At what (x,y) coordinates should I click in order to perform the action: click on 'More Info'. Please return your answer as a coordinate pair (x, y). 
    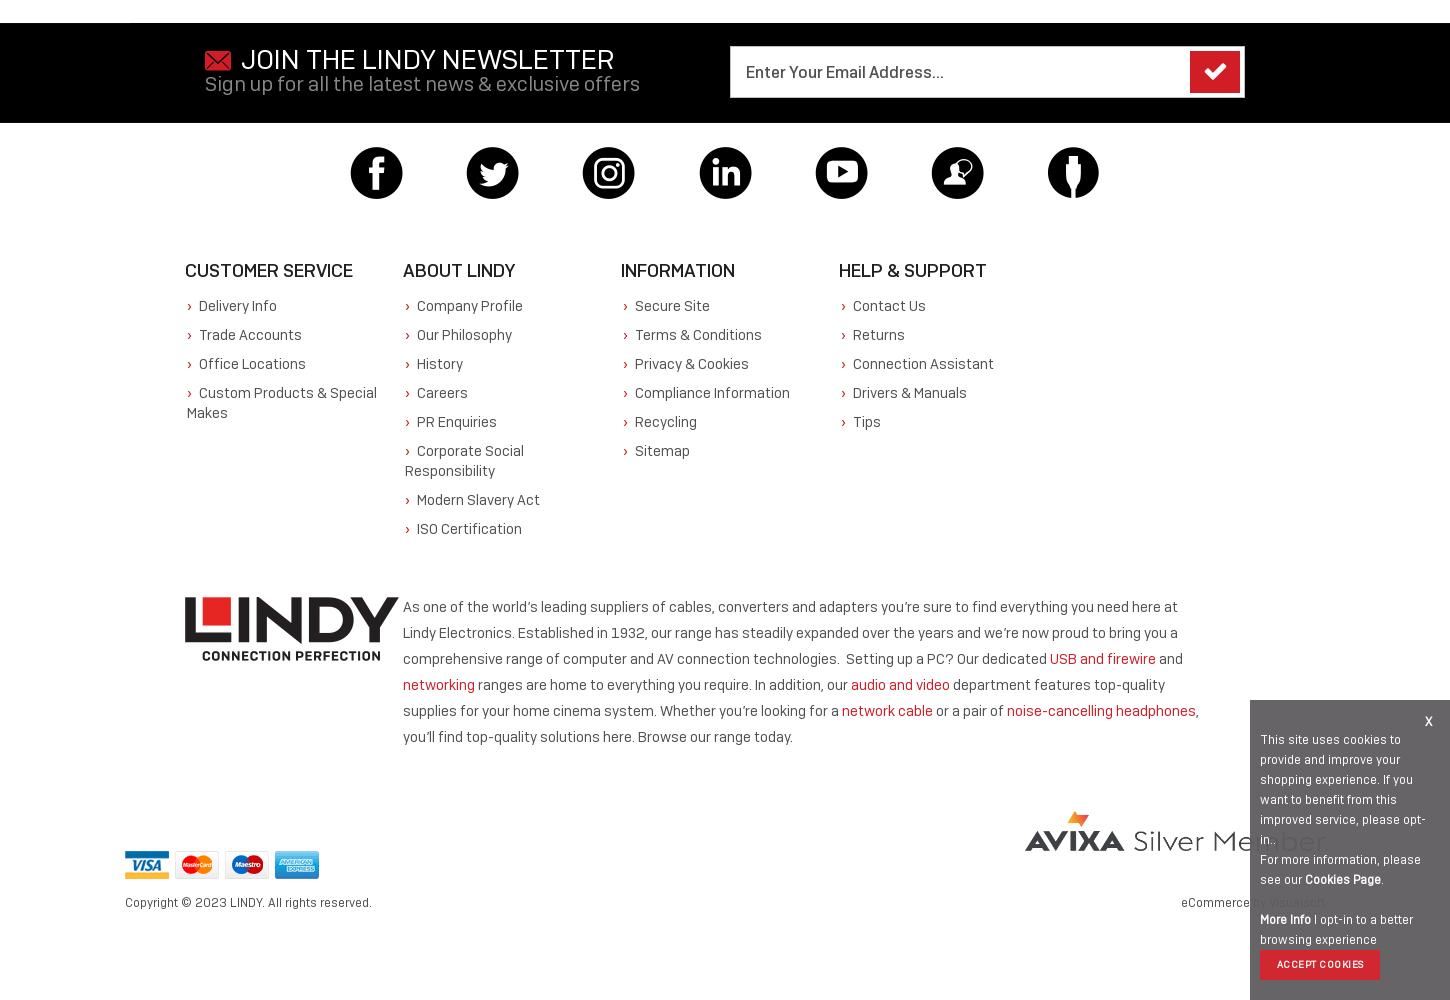
    Looking at the image, I should click on (1285, 920).